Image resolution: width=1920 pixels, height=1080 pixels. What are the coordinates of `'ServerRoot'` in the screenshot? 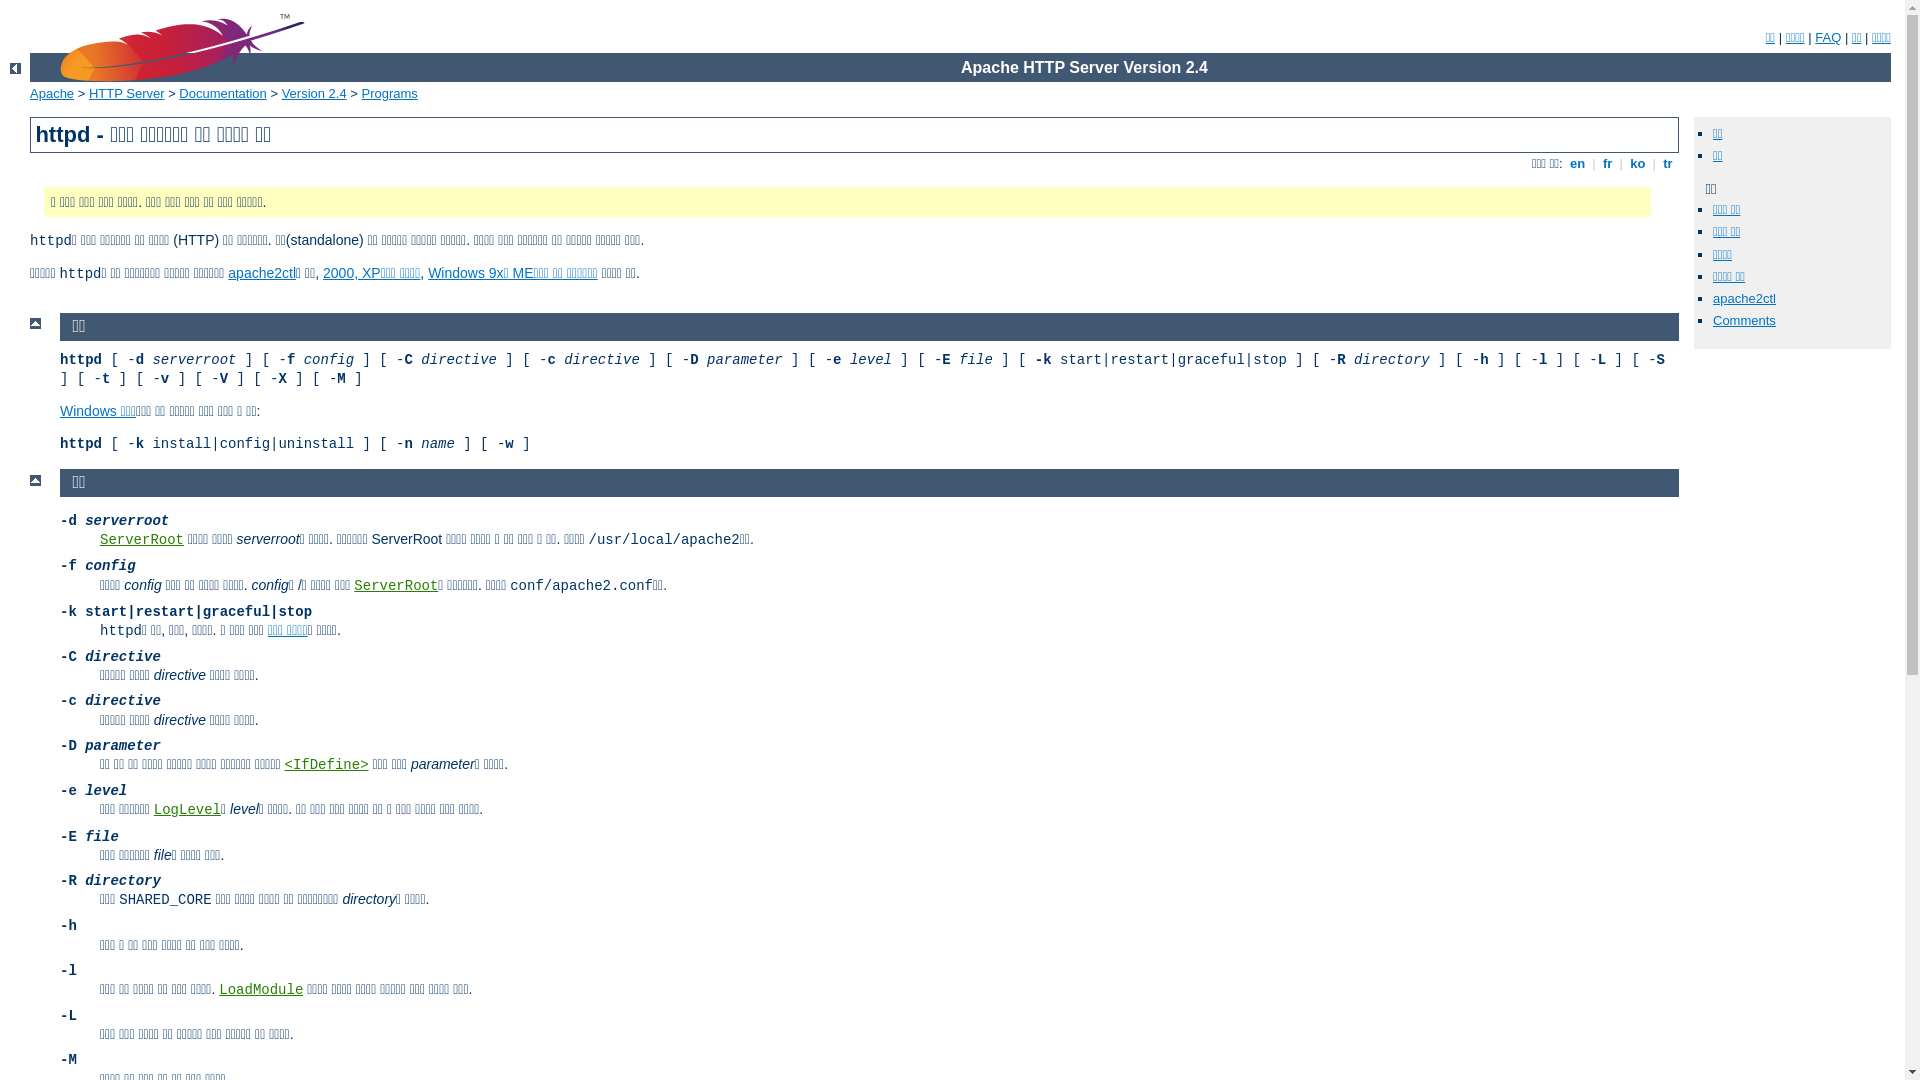 It's located at (141, 540).